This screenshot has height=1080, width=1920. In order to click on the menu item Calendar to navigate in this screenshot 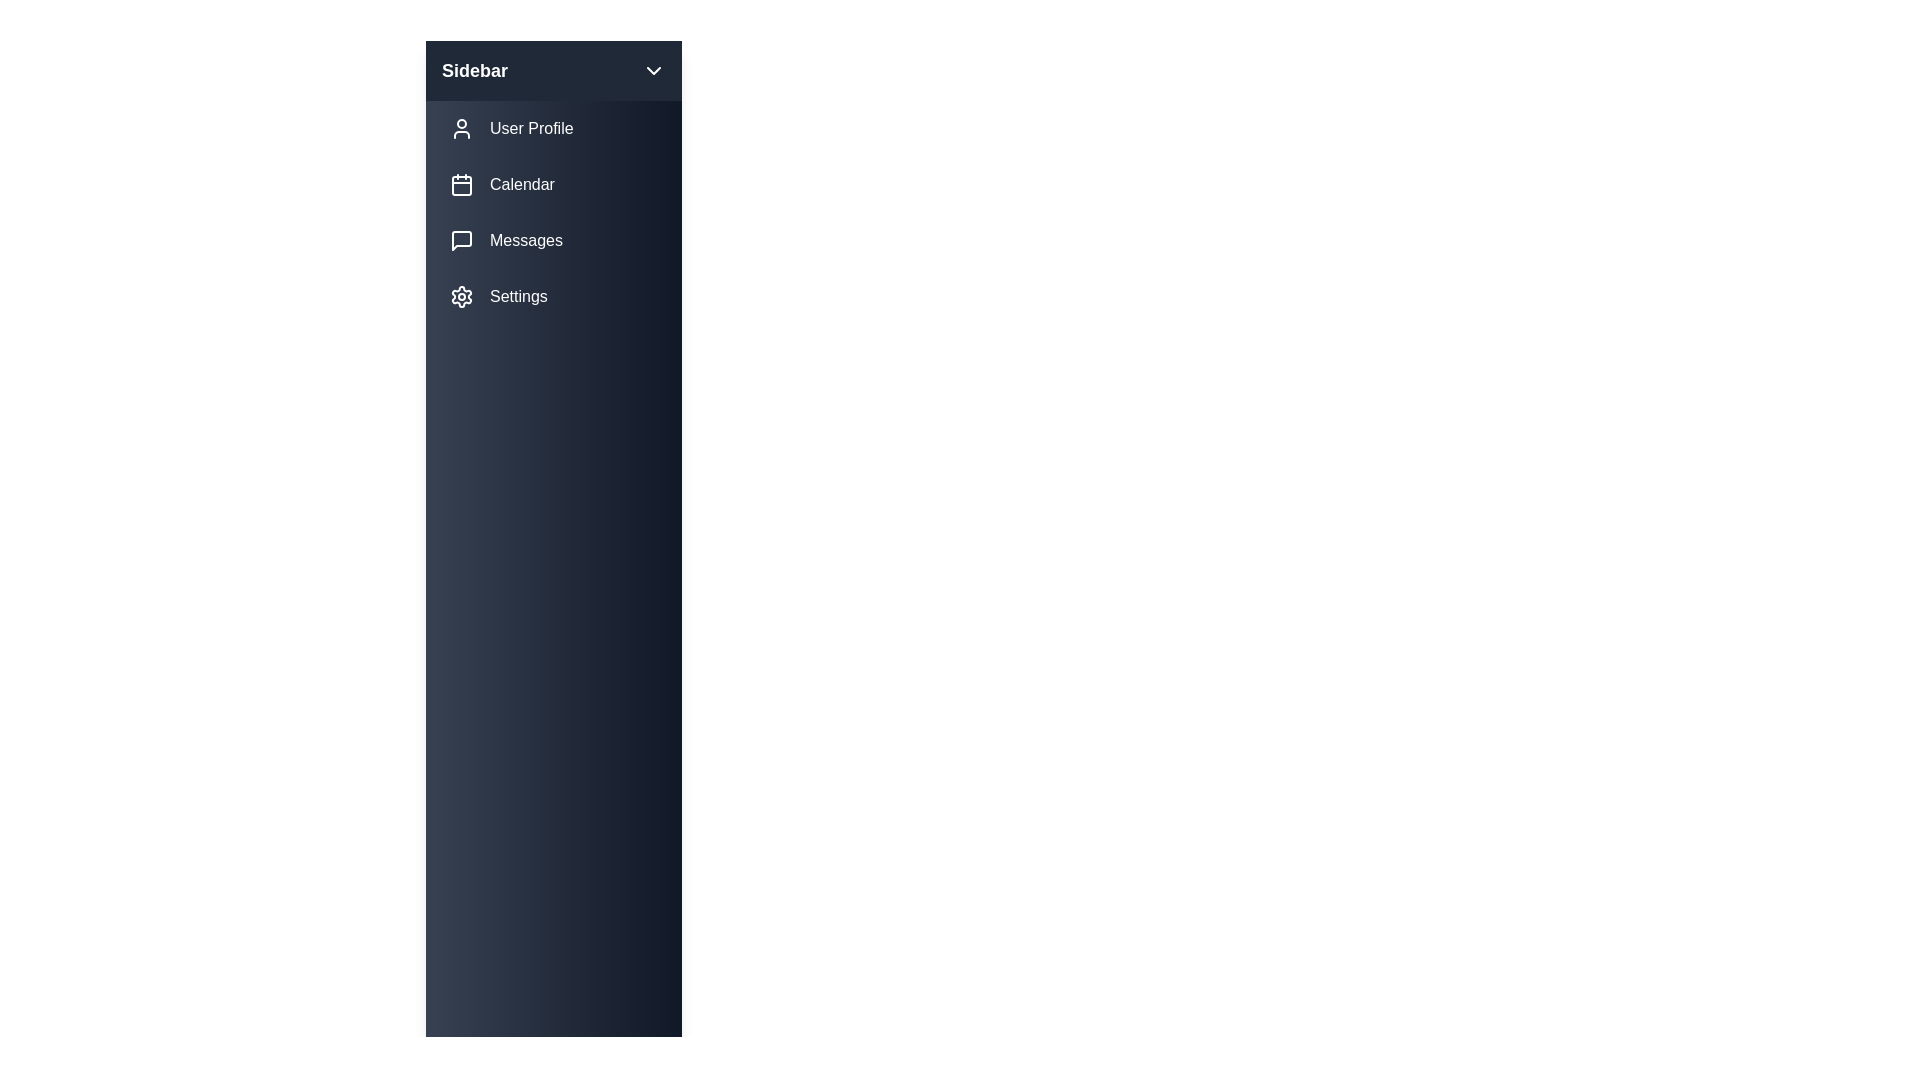, I will do `click(553, 185)`.